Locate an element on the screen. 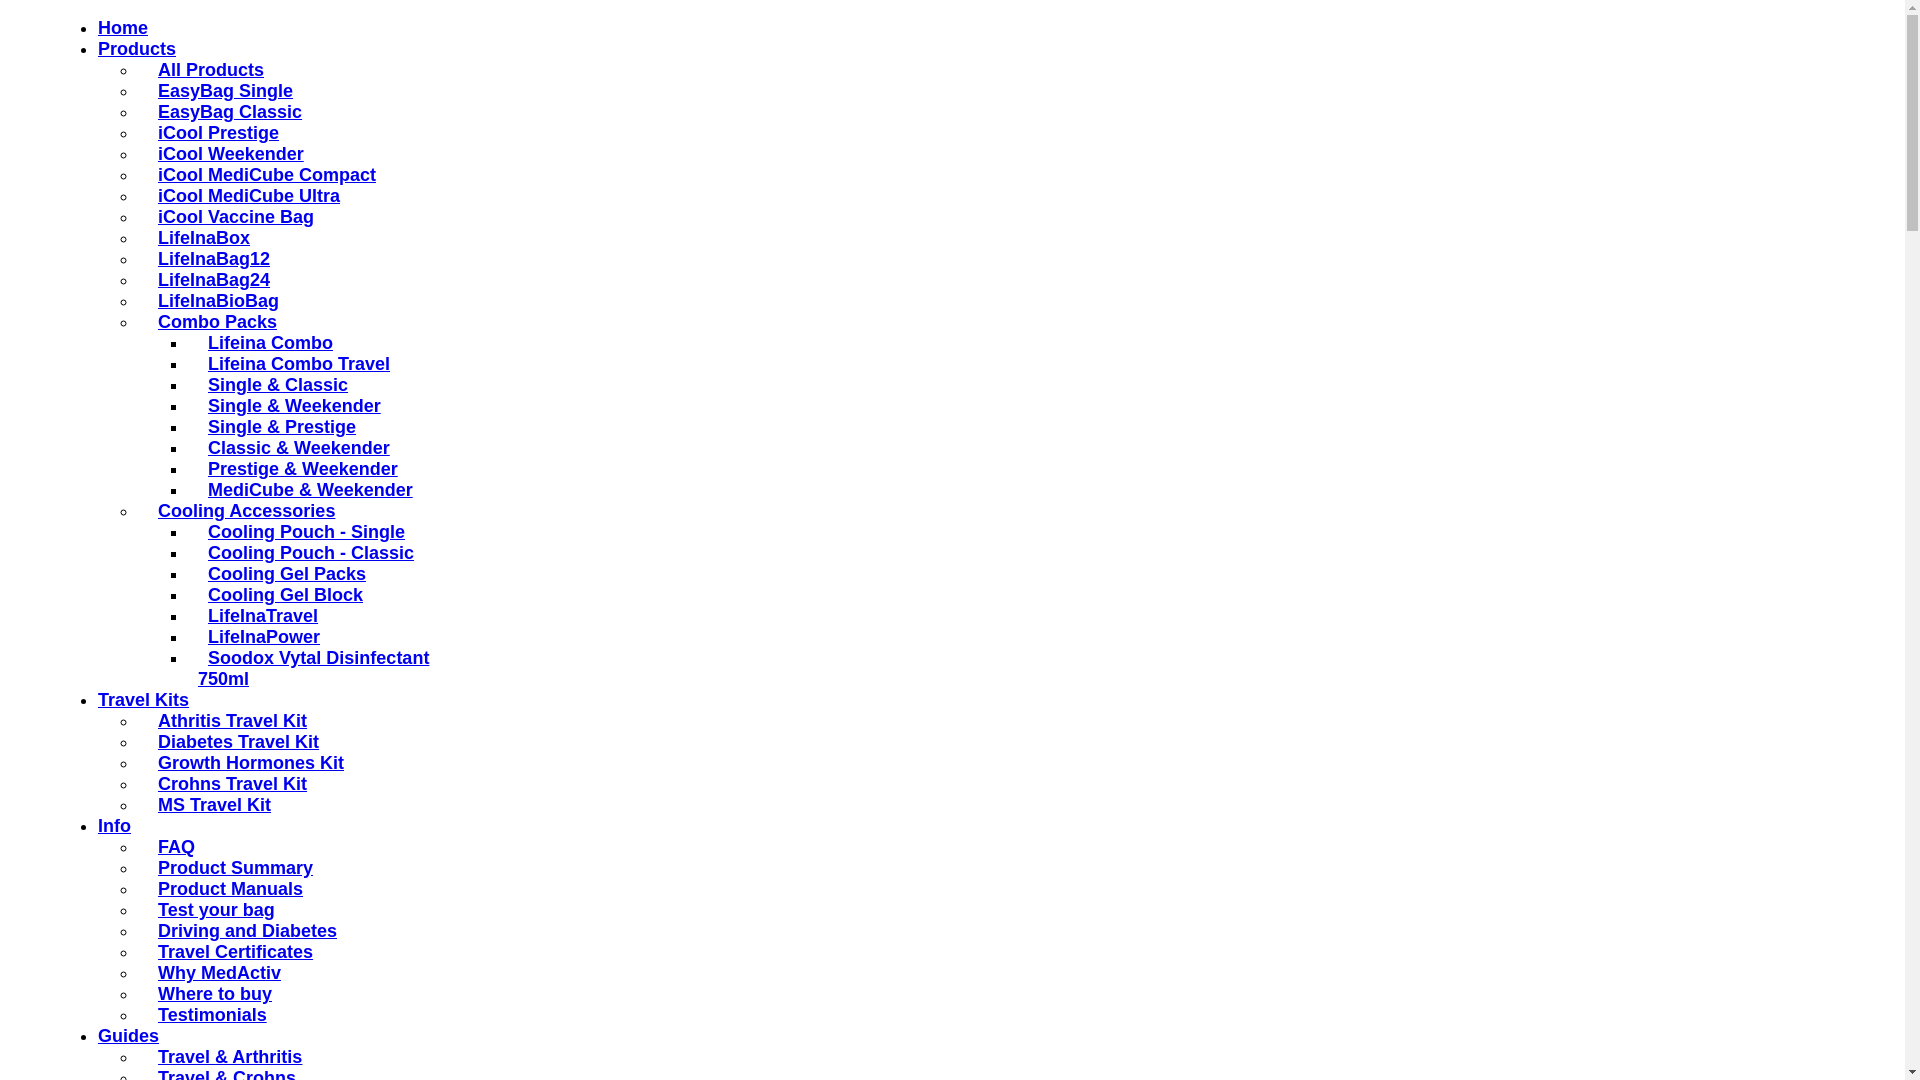 The image size is (1920, 1080). 'MS Travel Kit' is located at coordinates (147, 804).